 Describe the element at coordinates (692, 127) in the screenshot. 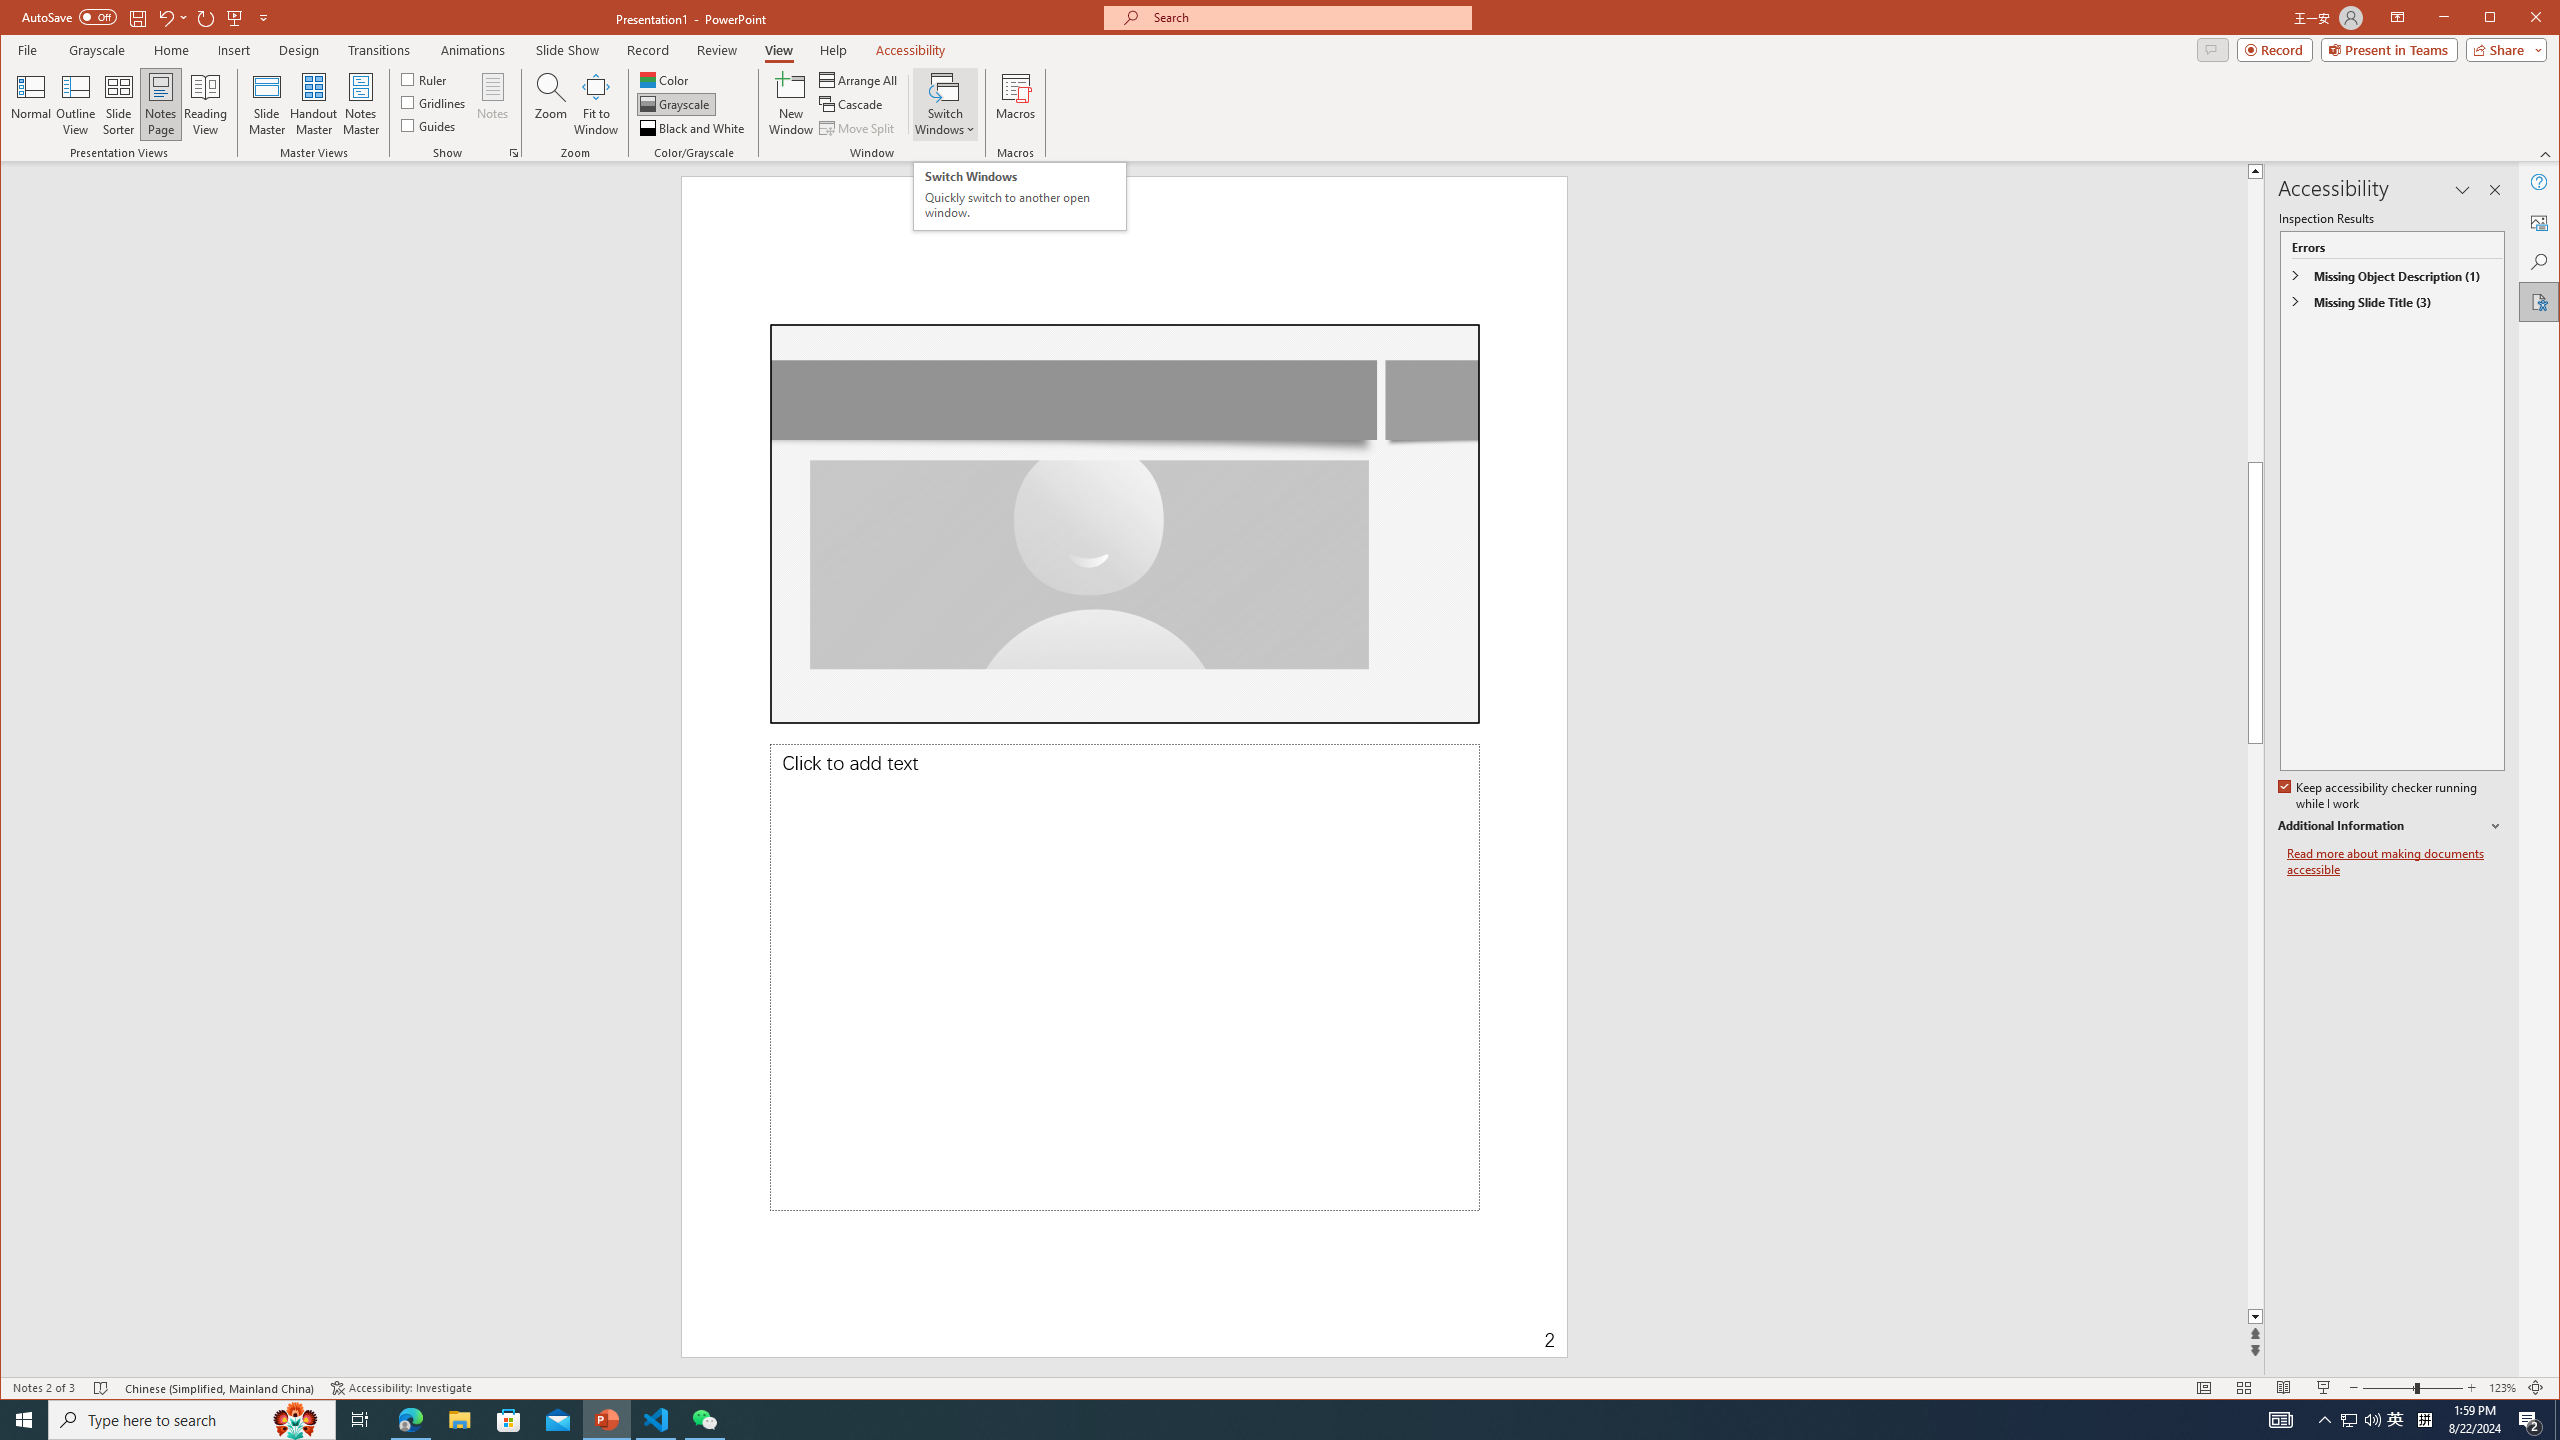

I see `'Black and White'` at that location.